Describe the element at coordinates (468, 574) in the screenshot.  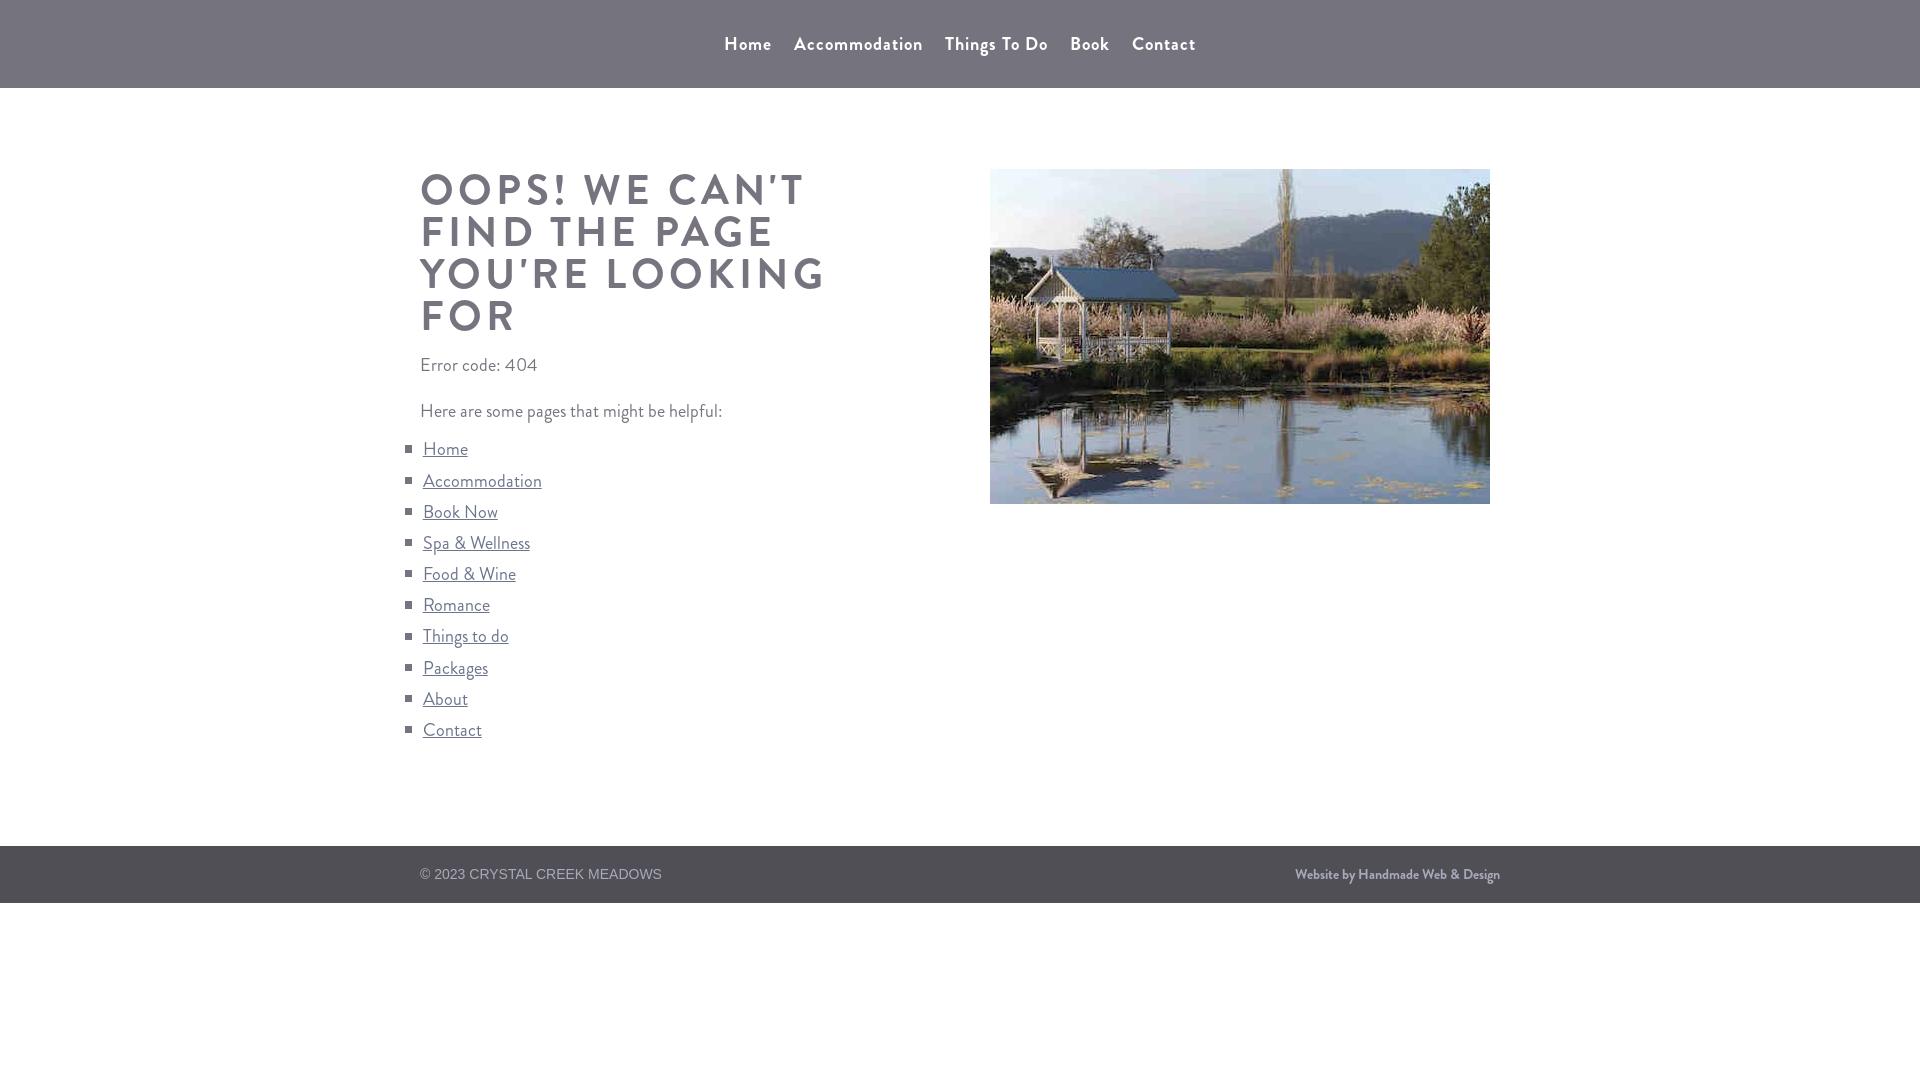
I see `'Food & Wine'` at that location.